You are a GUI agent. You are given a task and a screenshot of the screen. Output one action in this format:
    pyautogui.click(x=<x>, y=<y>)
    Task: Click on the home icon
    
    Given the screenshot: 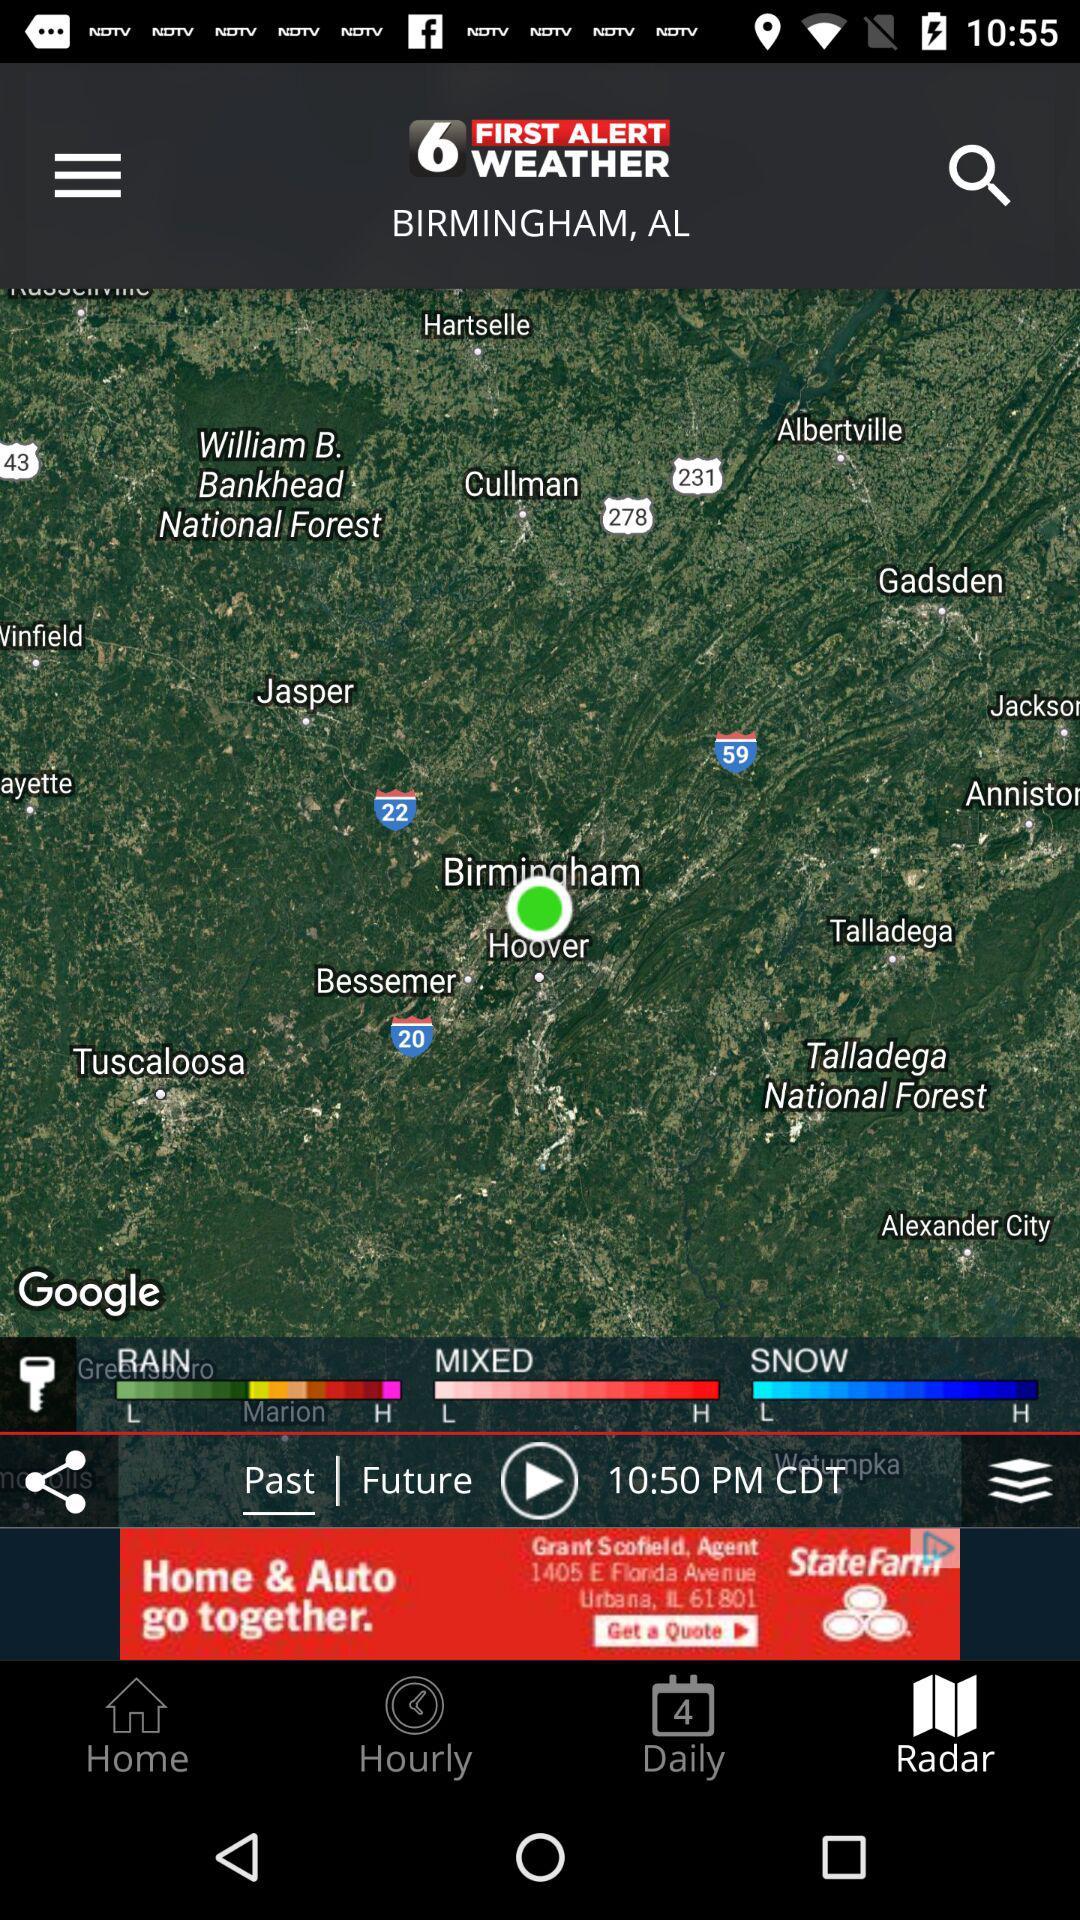 What is the action you would take?
    pyautogui.click(x=135, y=1726)
    